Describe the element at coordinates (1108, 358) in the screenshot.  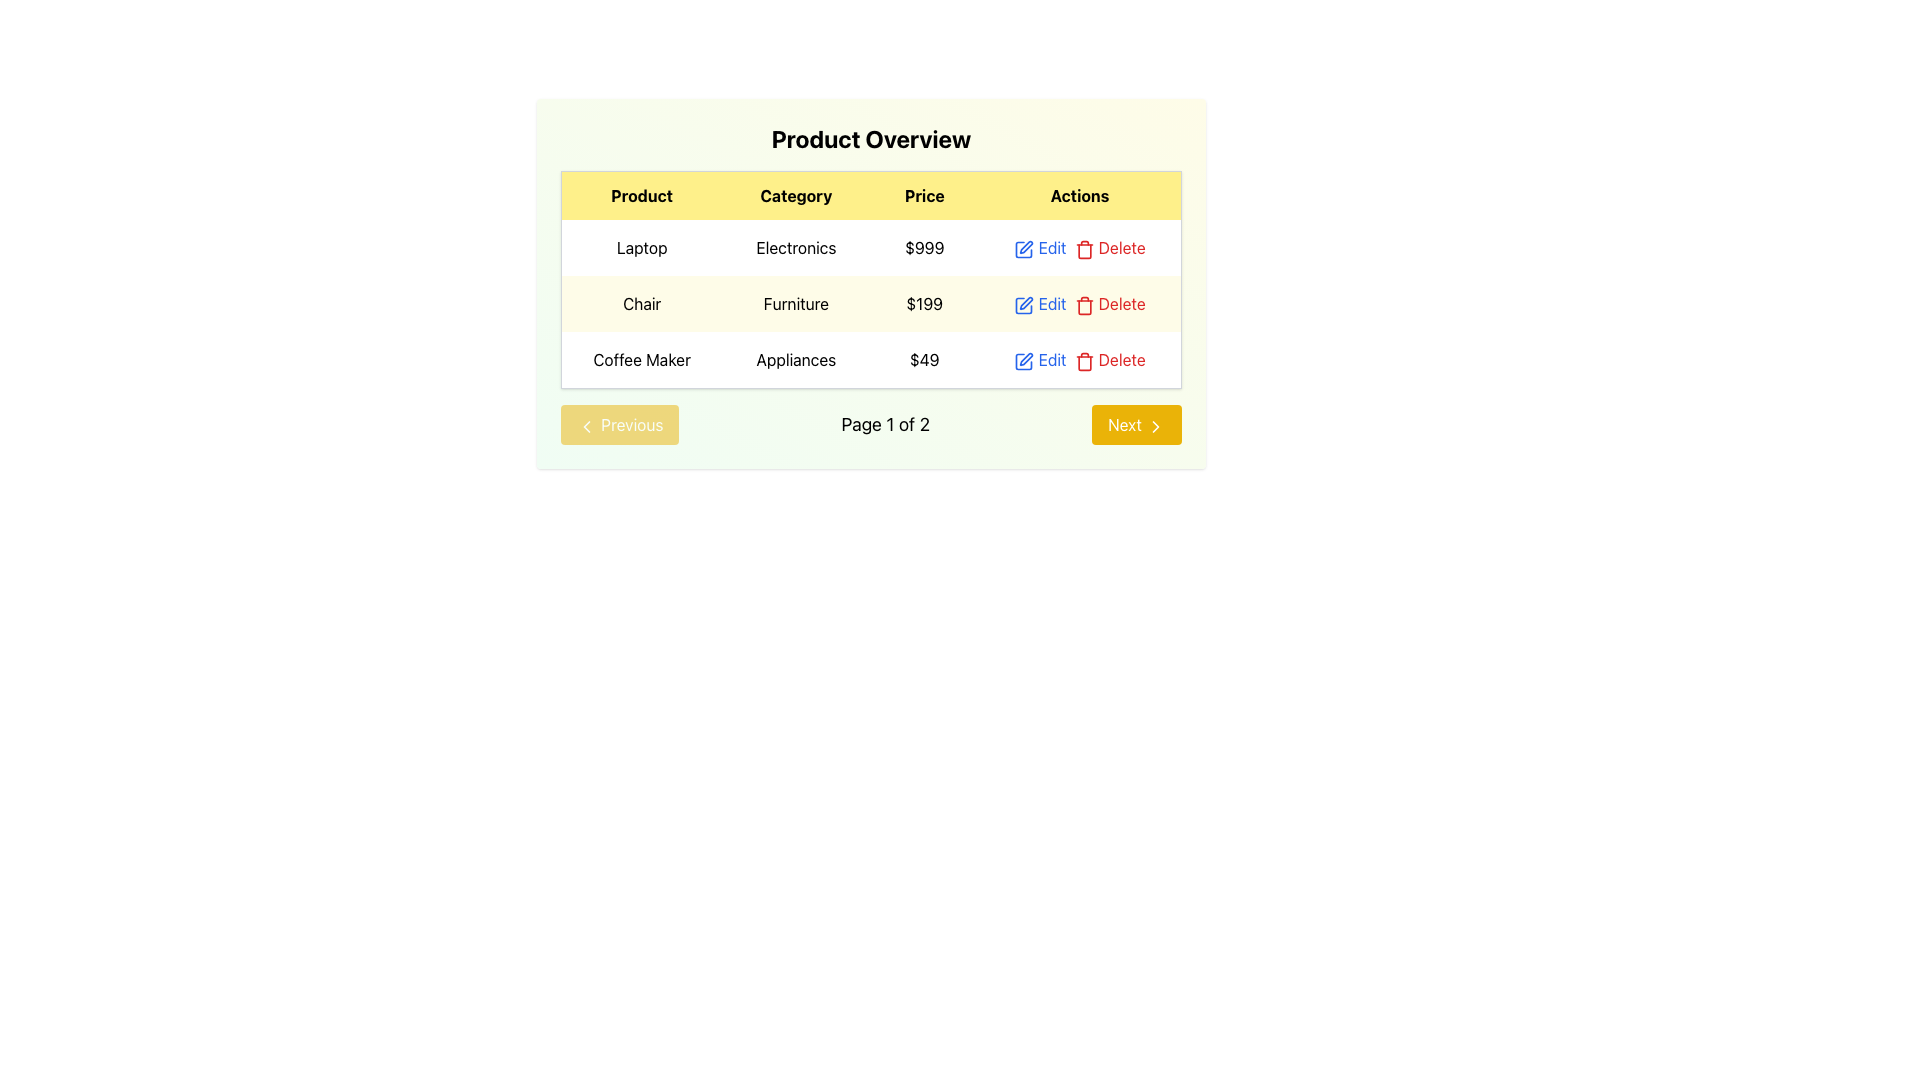
I see `the red 'Delete' text link with a trashcan icon located in the 'Actions' column of the third row in the table to initiate the delete action` at that location.